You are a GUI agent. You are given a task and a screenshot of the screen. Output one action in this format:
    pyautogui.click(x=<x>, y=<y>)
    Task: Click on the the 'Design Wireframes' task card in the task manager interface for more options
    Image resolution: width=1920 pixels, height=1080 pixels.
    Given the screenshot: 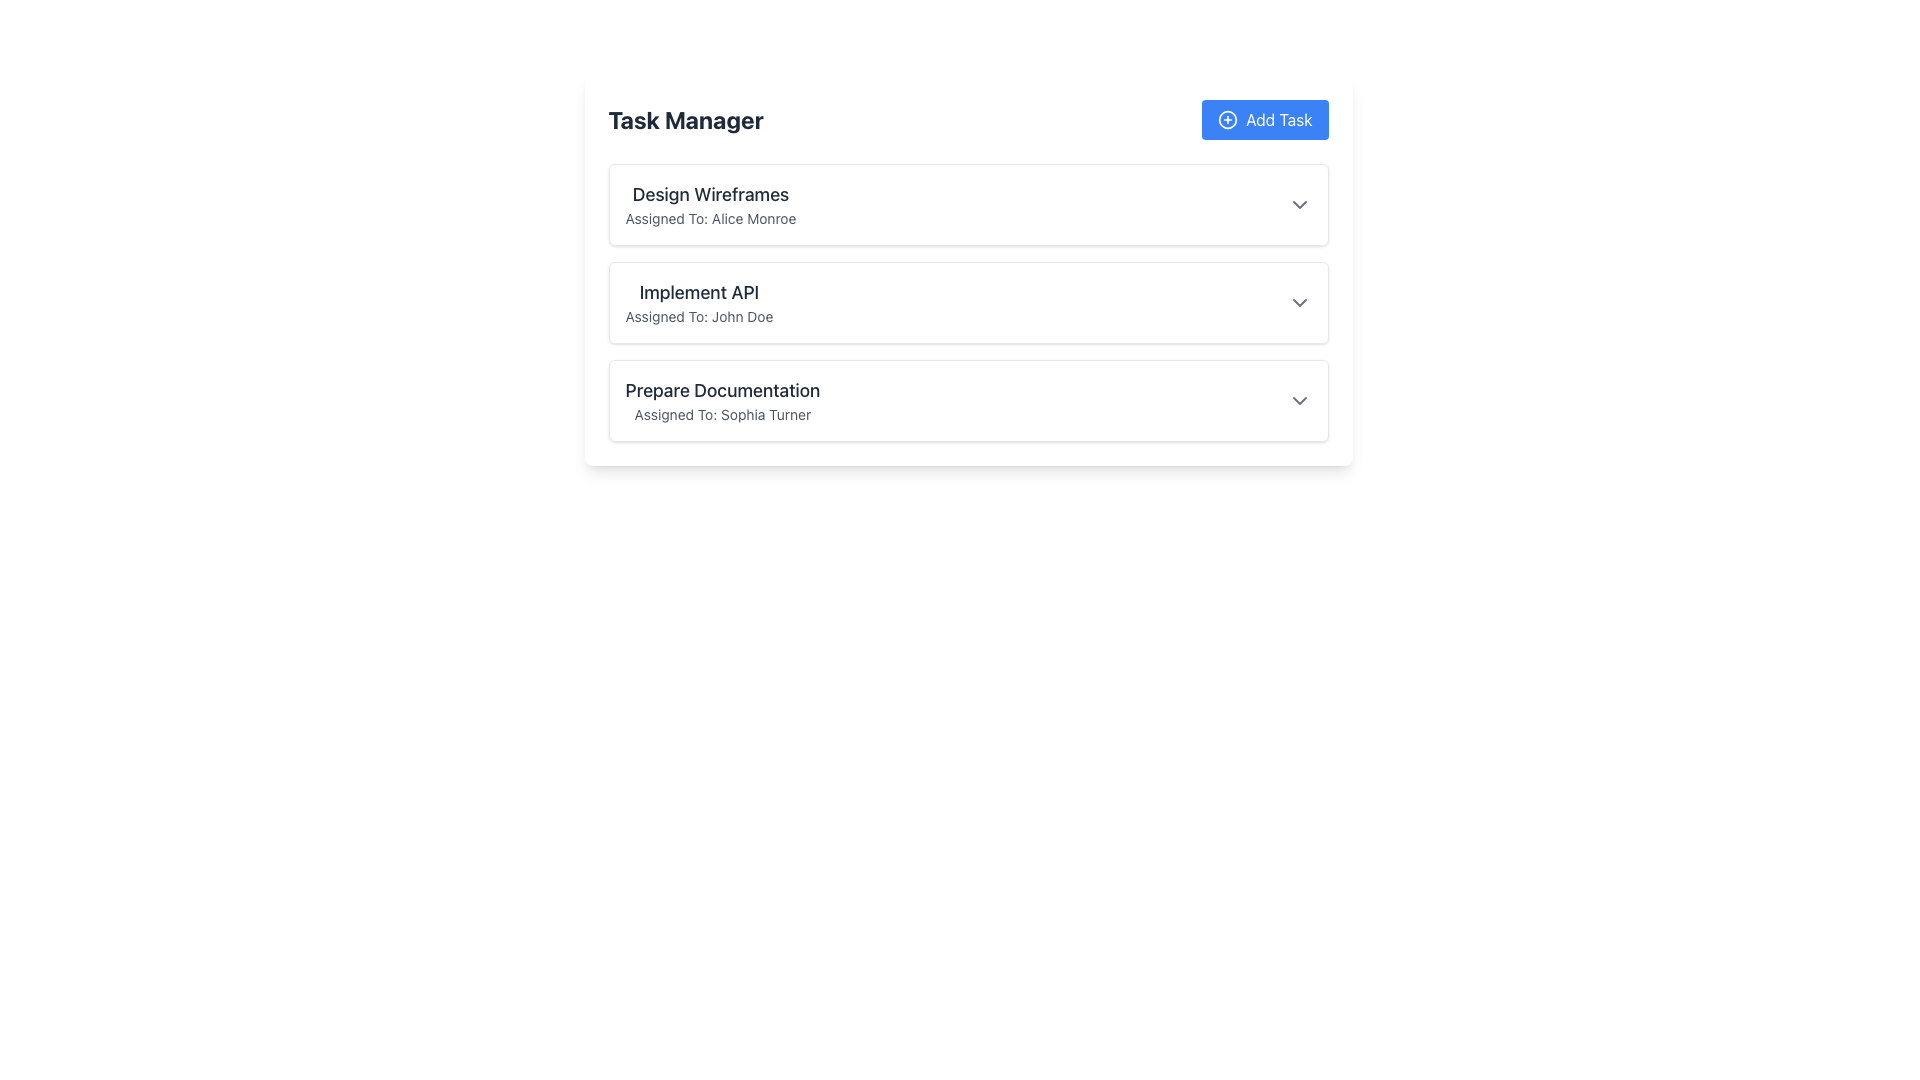 What is the action you would take?
    pyautogui.click(x=968, y=204)
    